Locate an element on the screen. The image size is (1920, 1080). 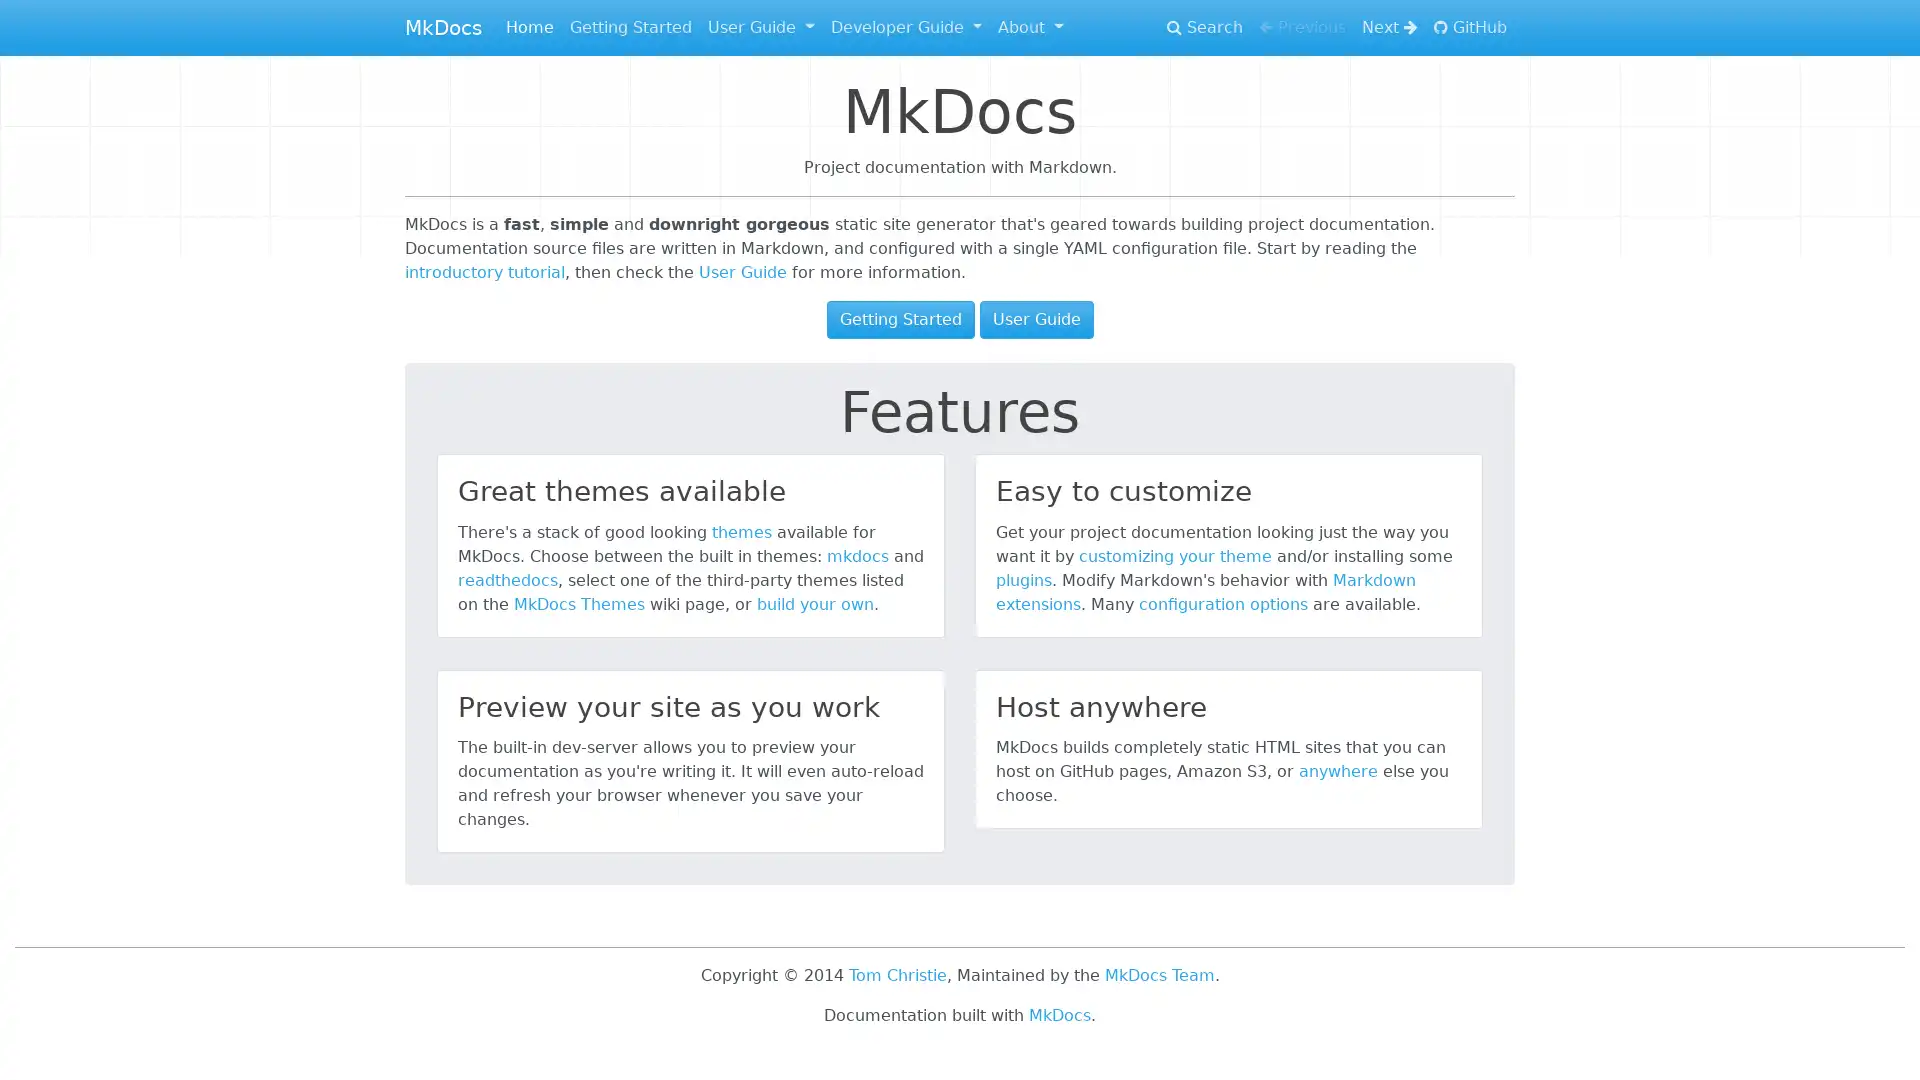
Getting Started is located at coordinates (899, 319).